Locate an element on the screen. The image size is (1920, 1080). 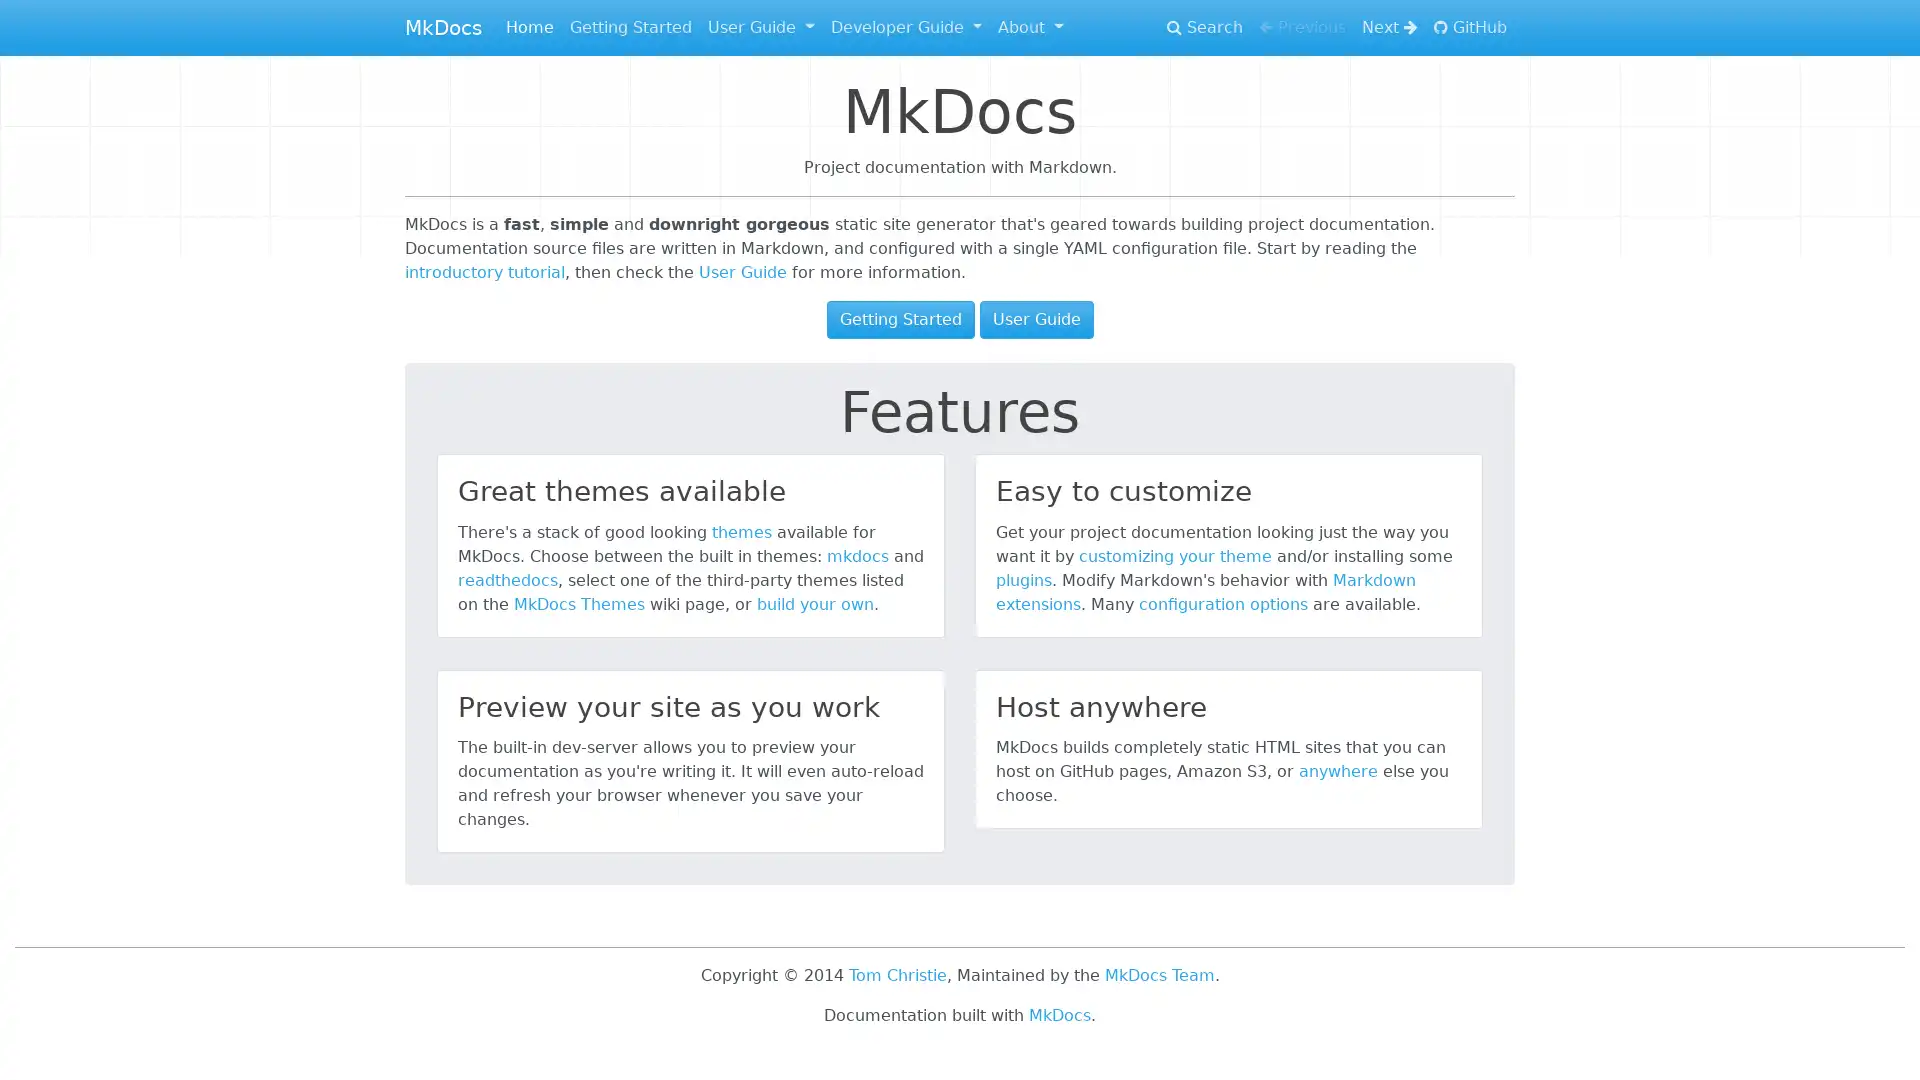
Getting Started is located at coordinates (899, 319).